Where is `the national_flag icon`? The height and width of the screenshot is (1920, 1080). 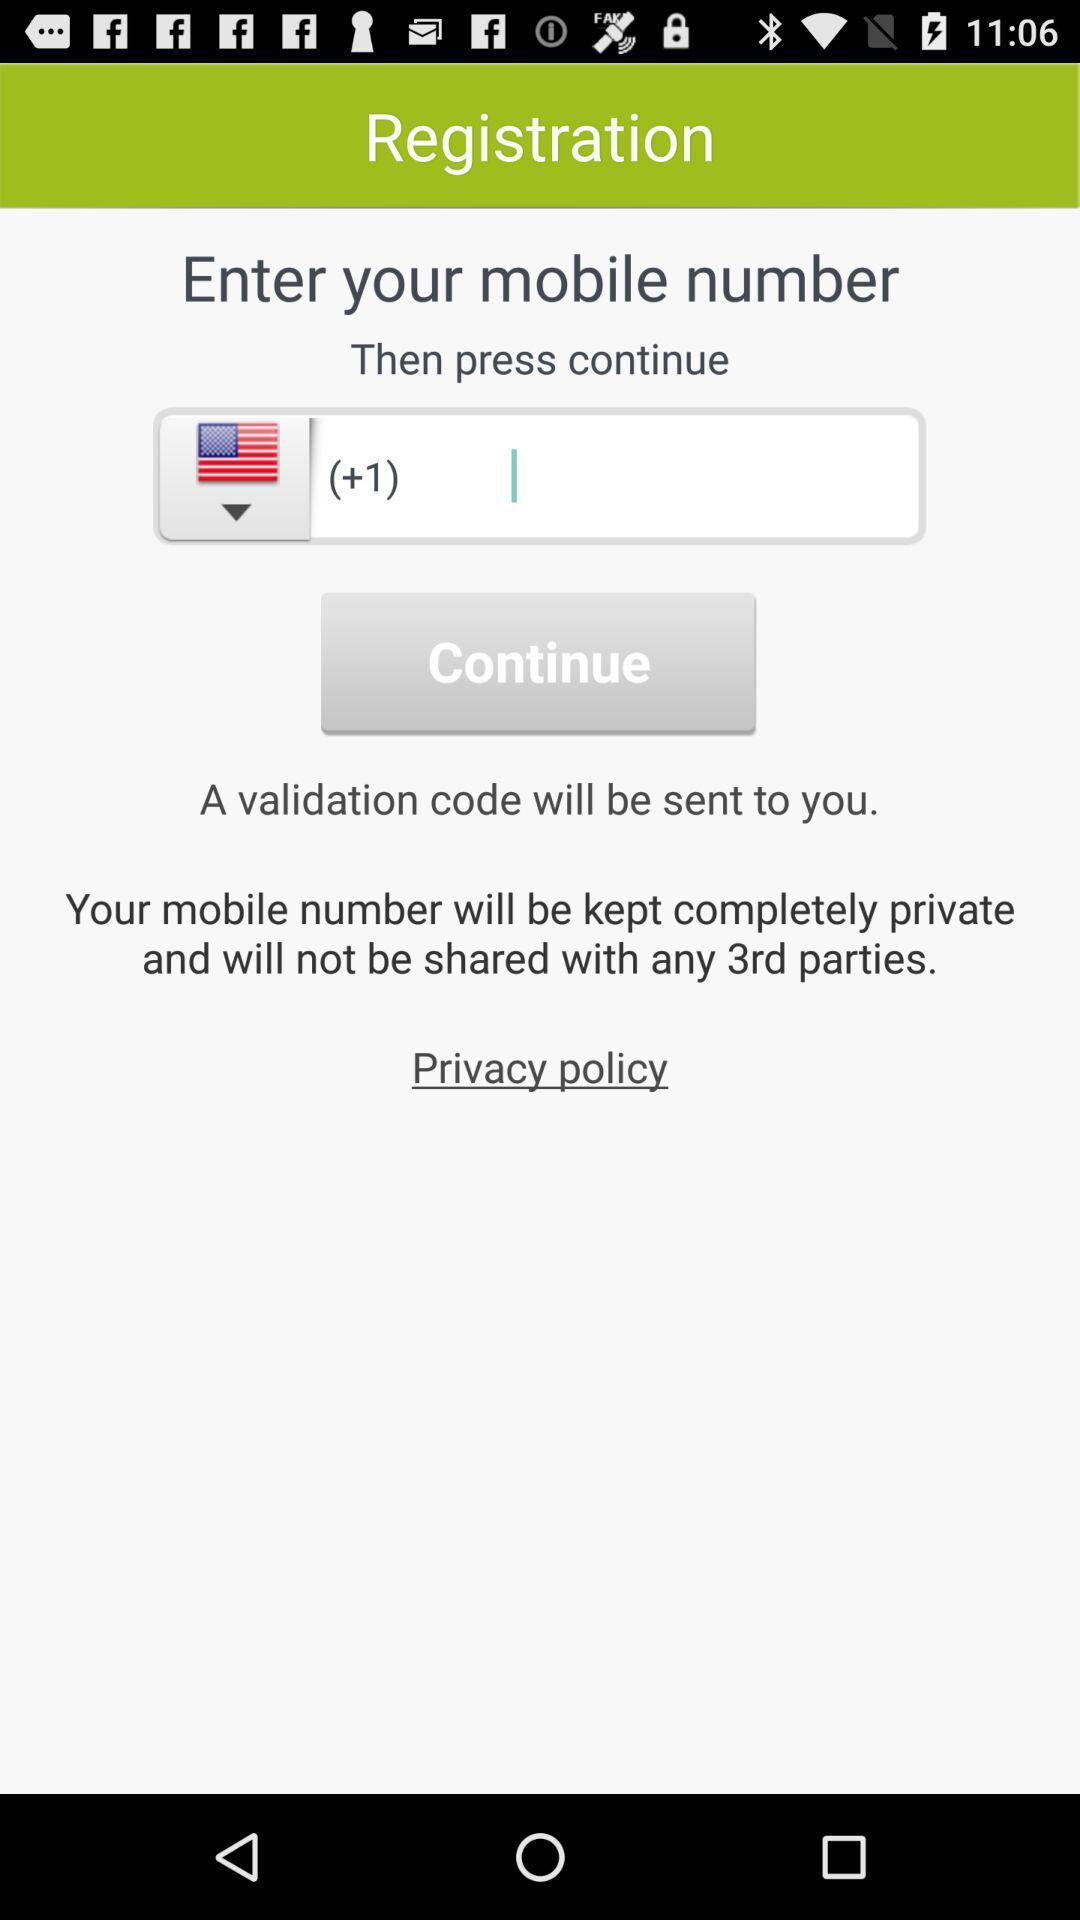
the national_flag icon is located at coordinates (242, 488).